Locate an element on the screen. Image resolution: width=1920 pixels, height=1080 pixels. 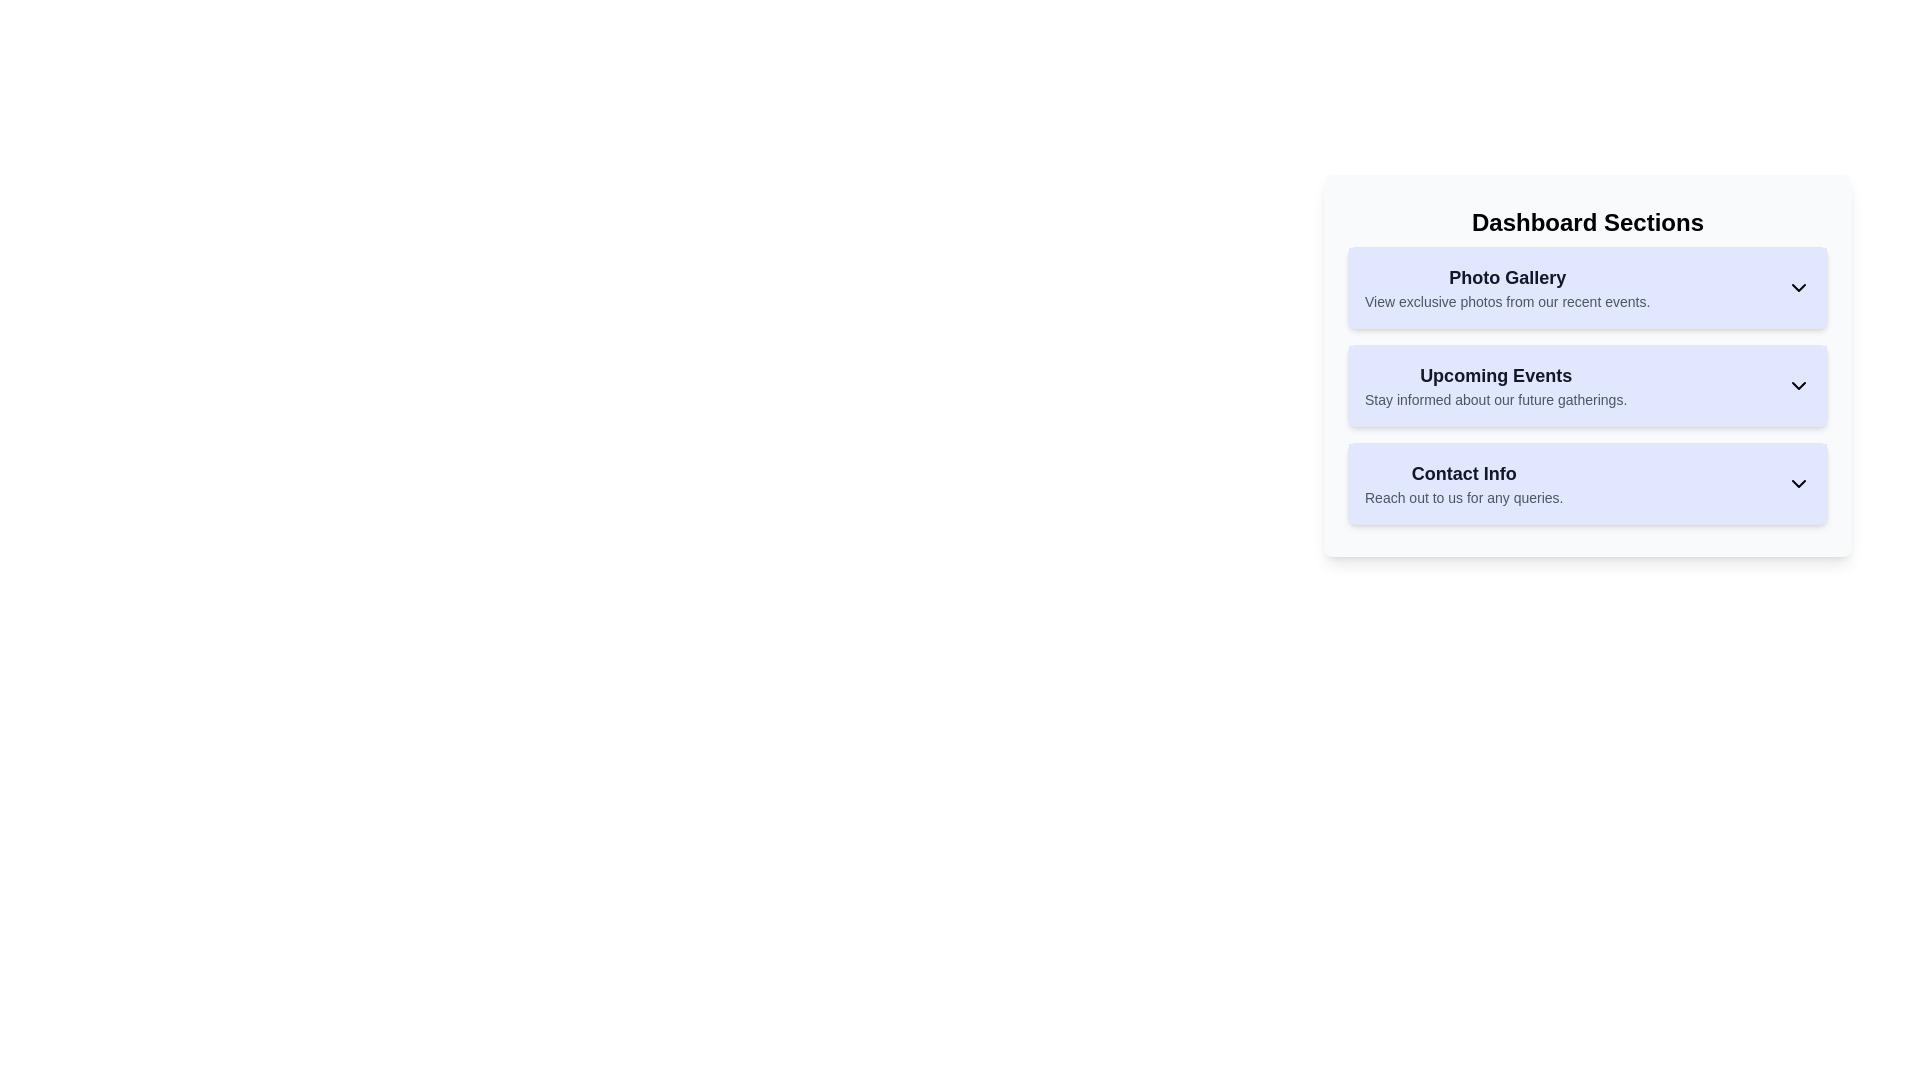
the chevron icon that indicates the expand/collapse functionality of the 'Photo Gallery' section on the Dashboard is located at coordinates (1799, 288).